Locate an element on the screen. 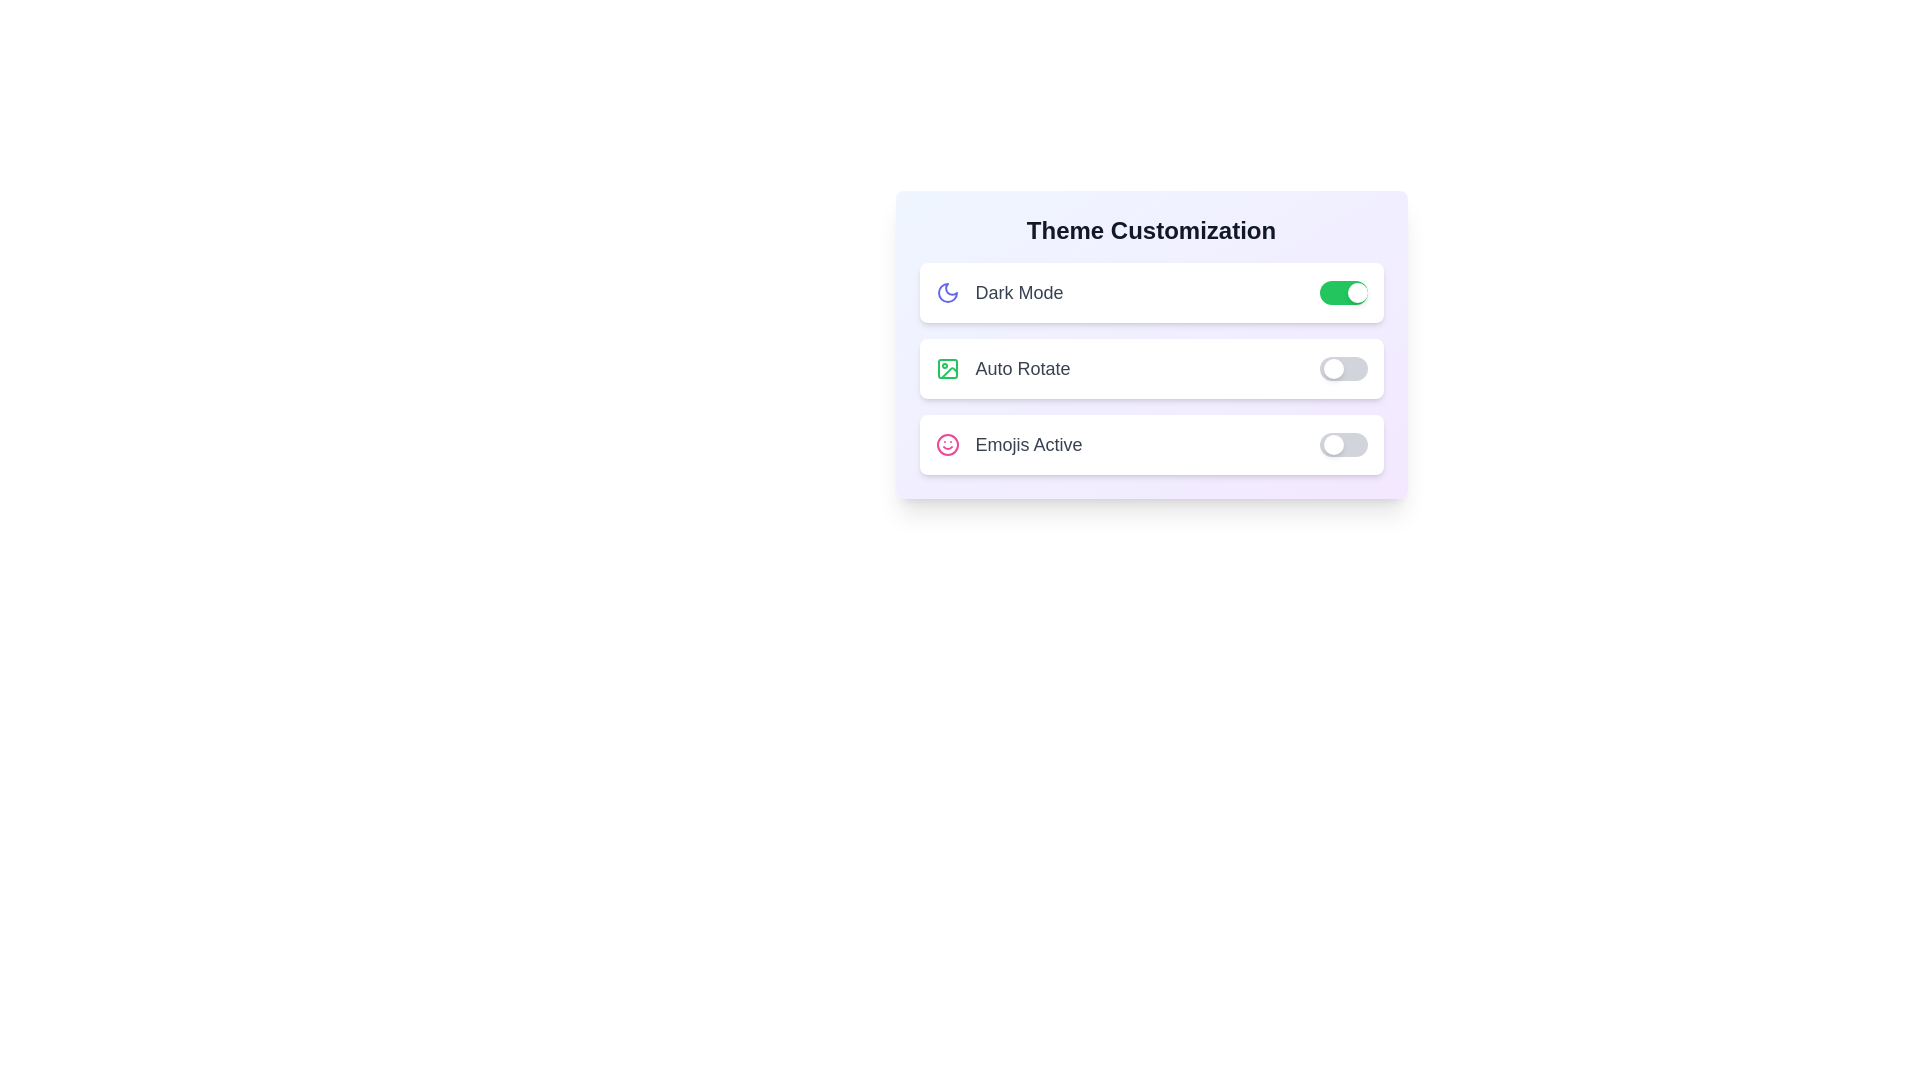 This screenshot has height=1080, width=1920. the 'dark Mode' label which is displayed in a large font size, grayish color, and is positioned between a crescent moon icon and a toggle switch in the customization menu is located at coordinates (999, 293).